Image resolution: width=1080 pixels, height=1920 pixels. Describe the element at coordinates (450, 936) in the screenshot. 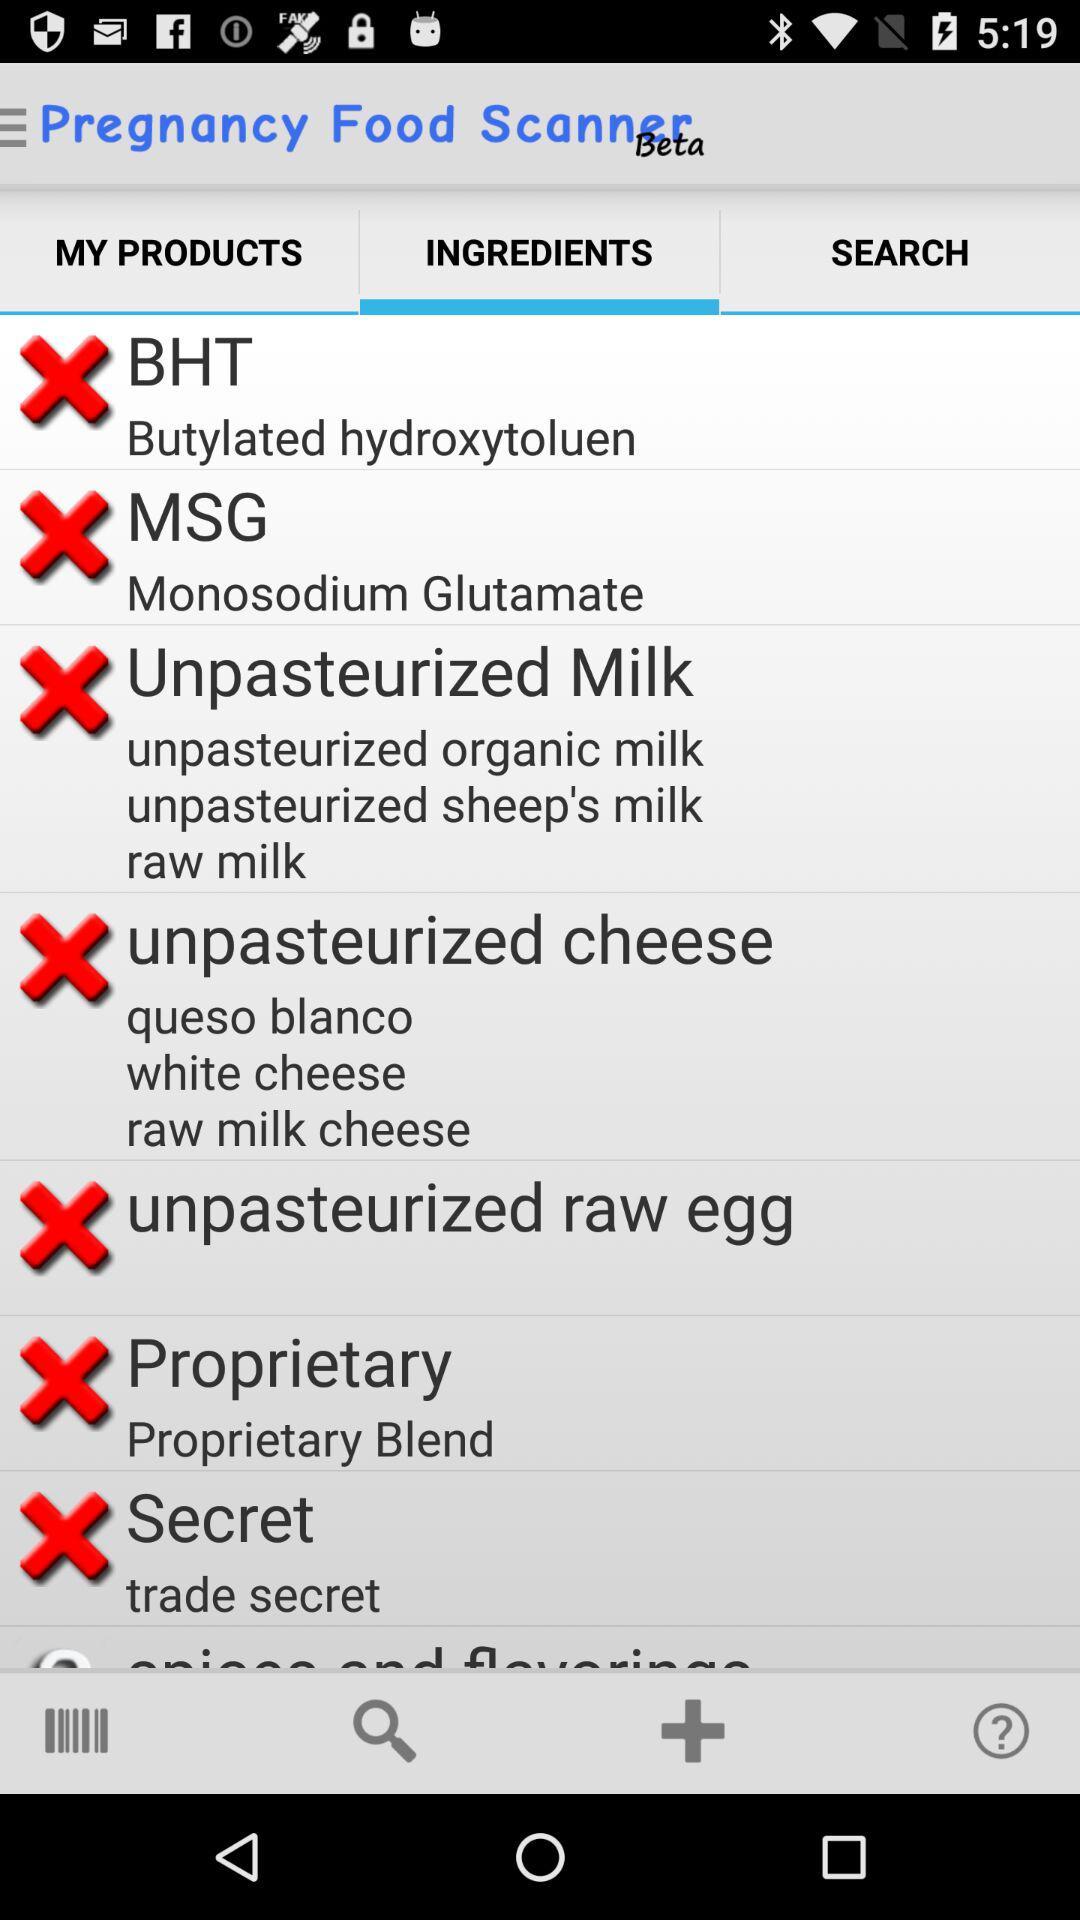

I see `the item above the queso blanco white item` at that location.